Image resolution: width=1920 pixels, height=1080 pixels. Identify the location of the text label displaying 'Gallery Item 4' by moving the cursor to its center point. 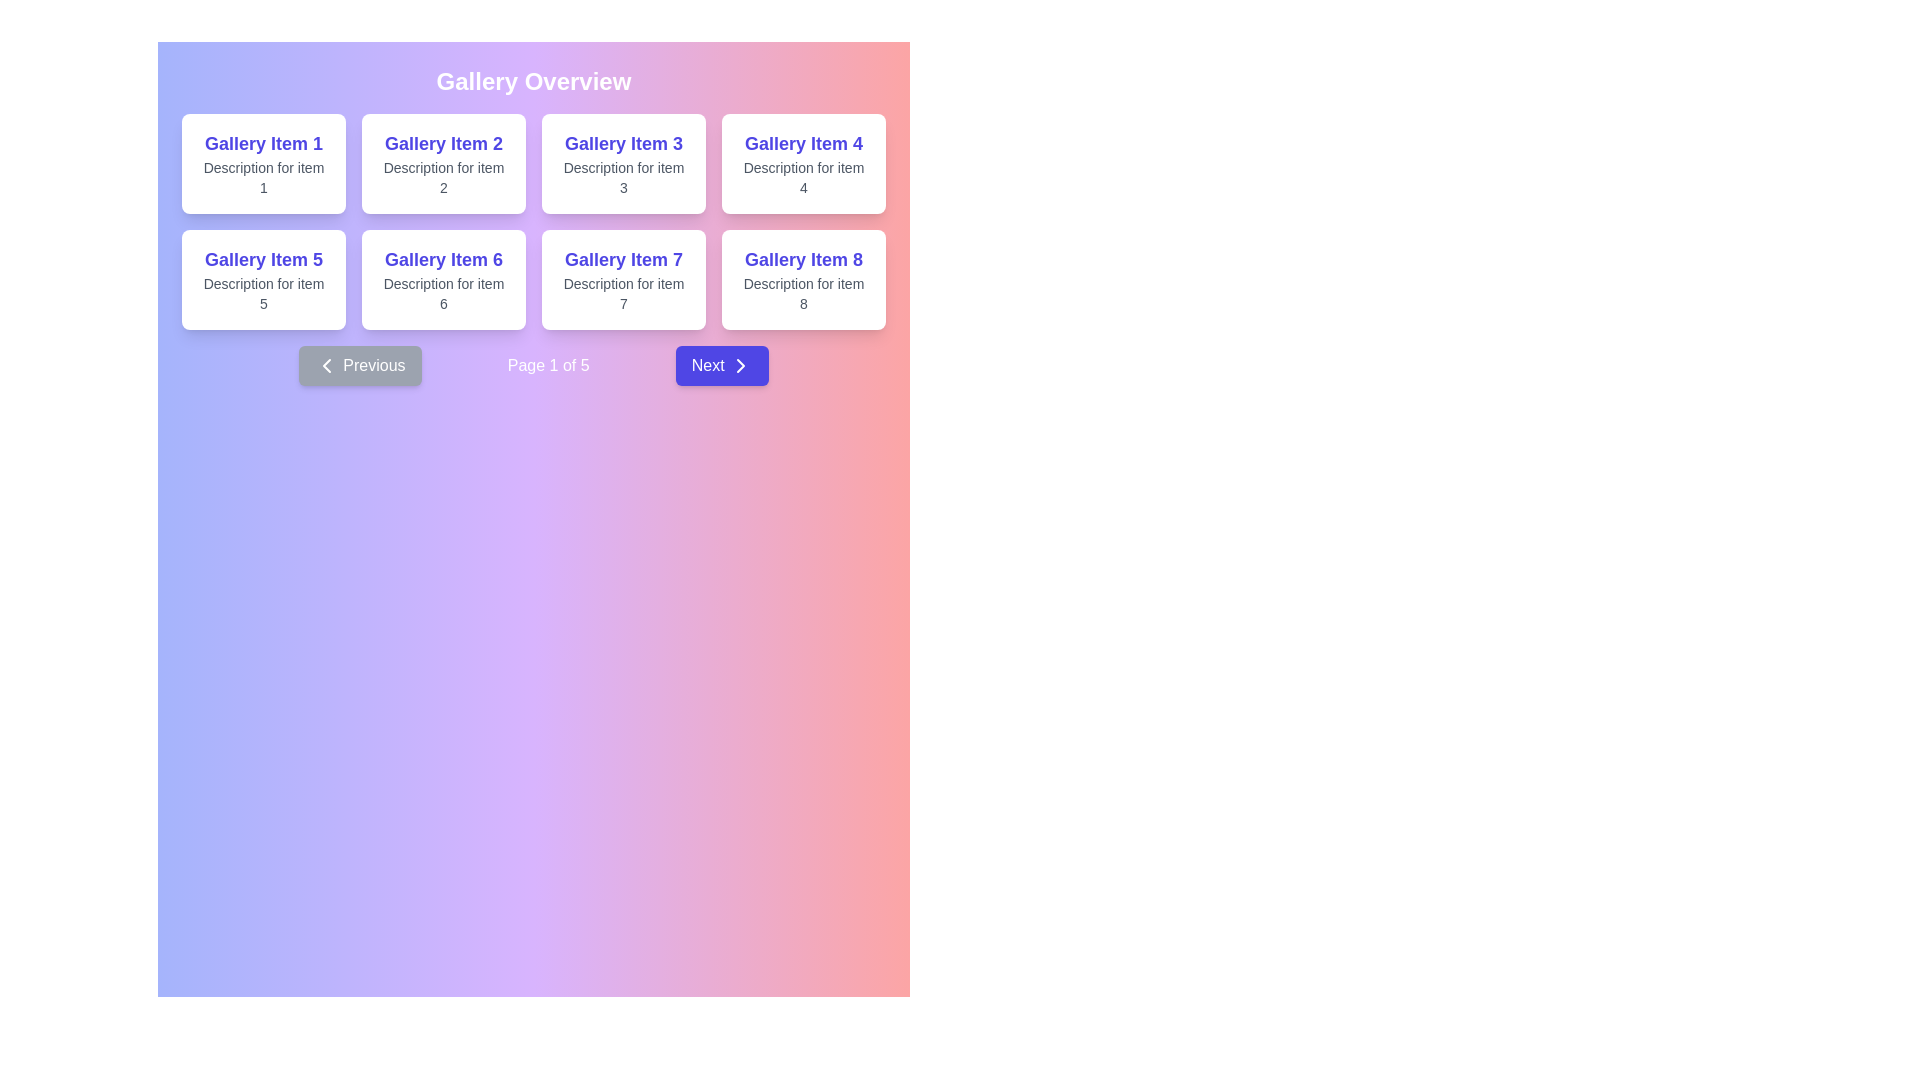
(804, 142).